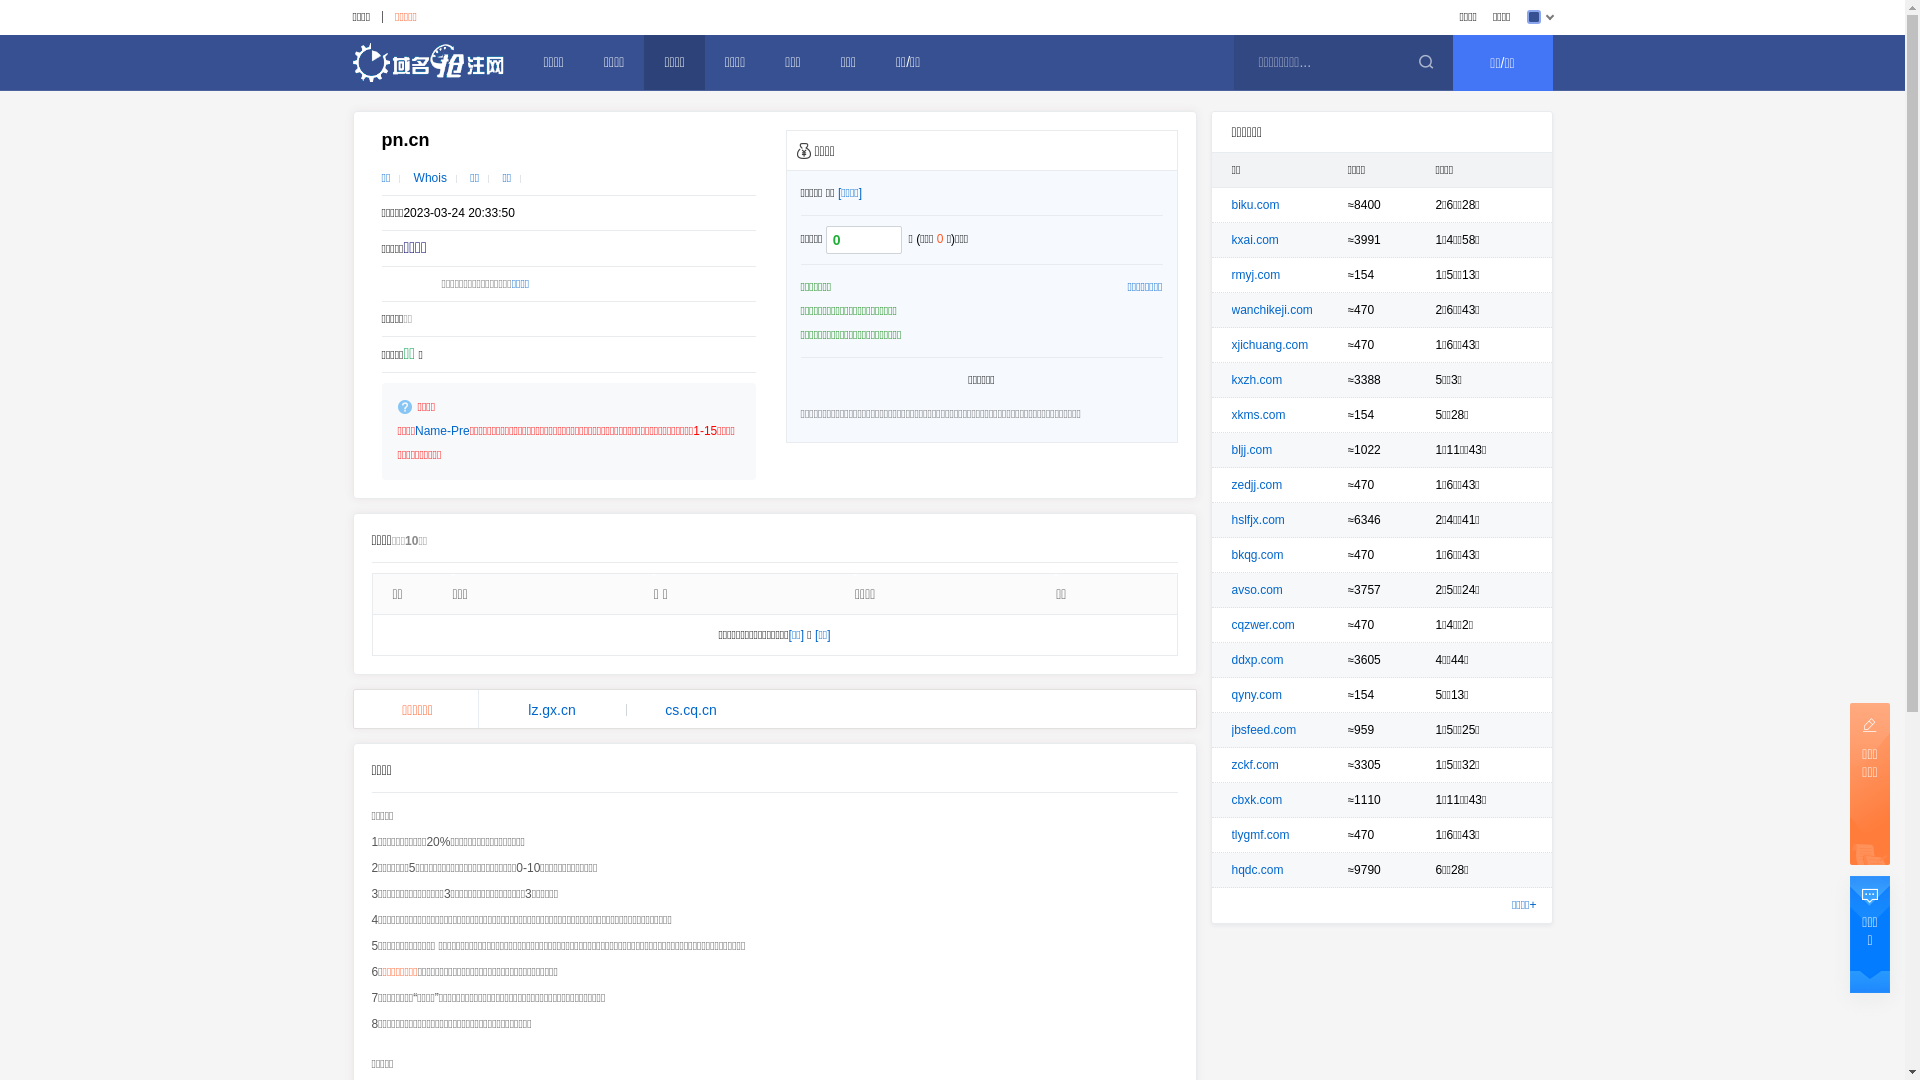 This screenshot has width=1920, height=1080. What do you see at coordinates (1231, 450) in the screenshot?
I see `'bljj.com'` at bounding box center [1231, 450].